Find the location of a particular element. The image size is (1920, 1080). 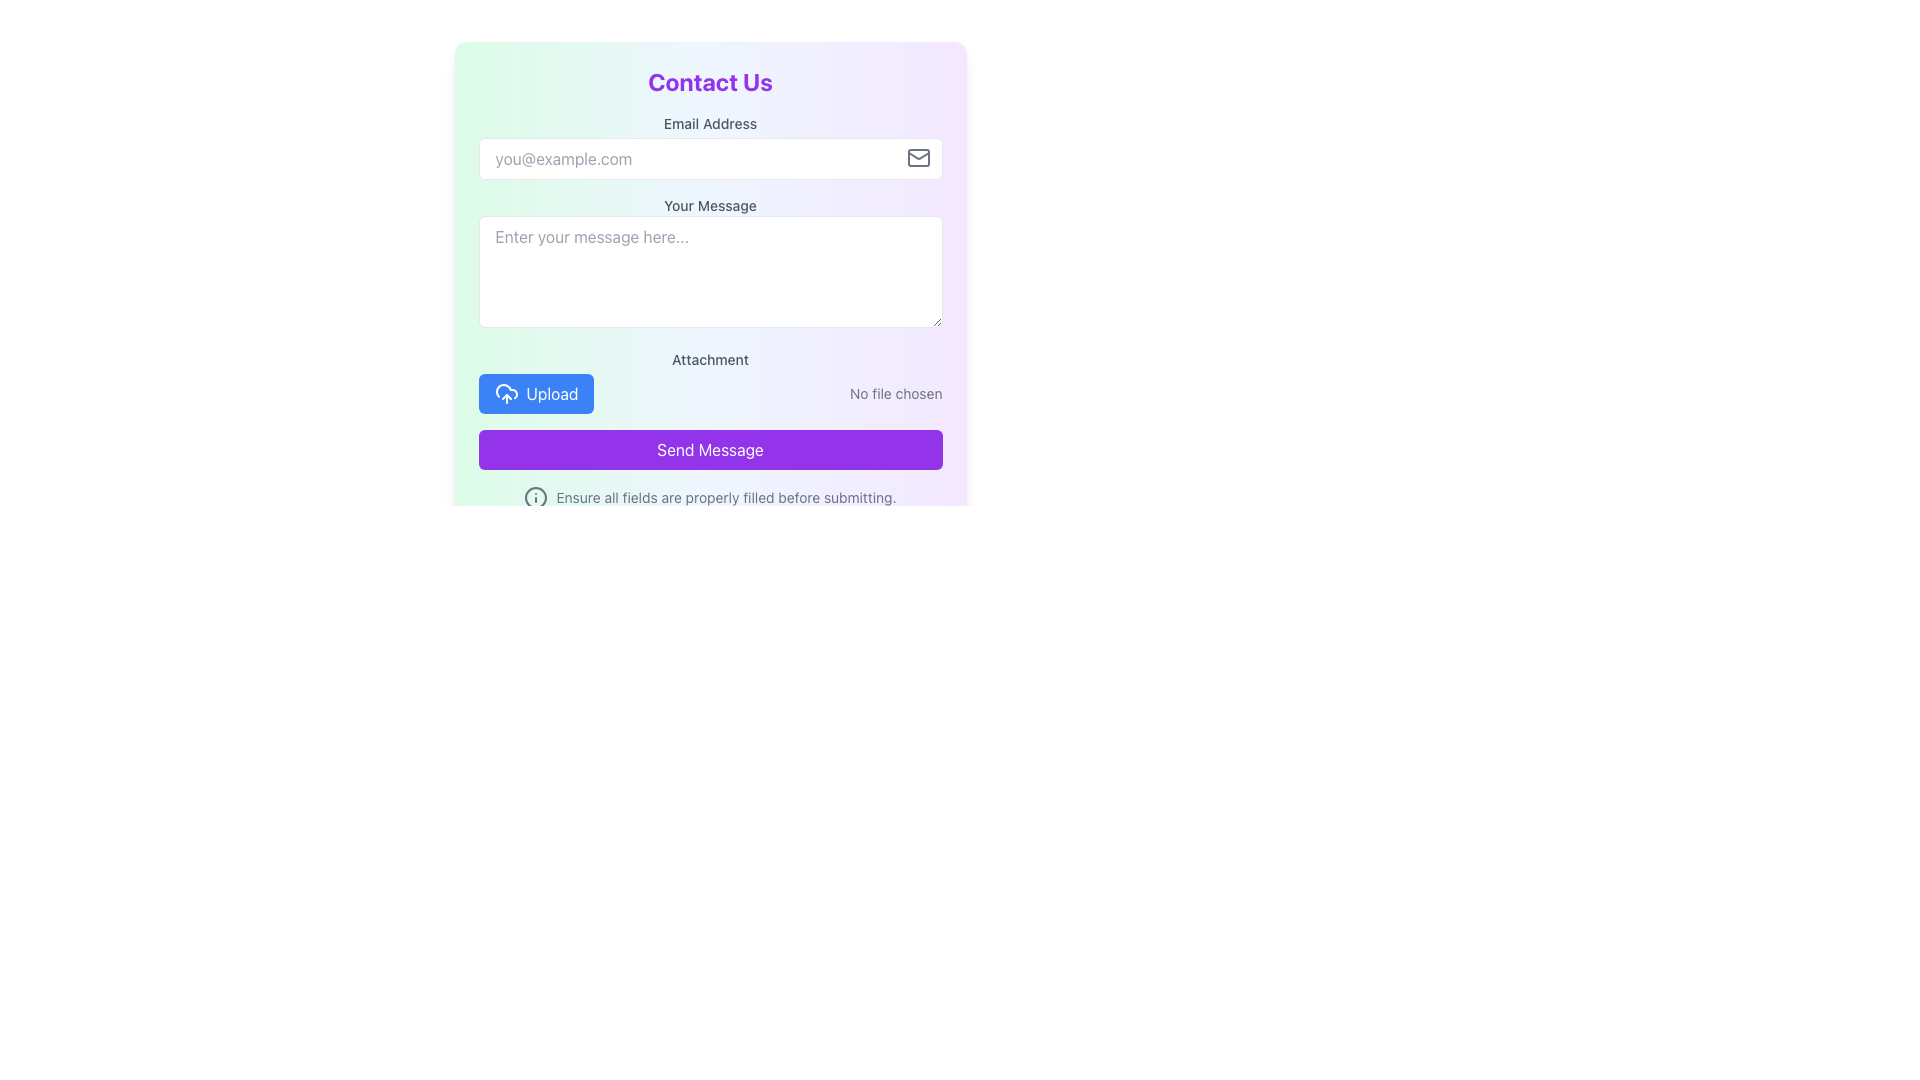

the text label element displaying 'No file chosen.' which is styled with gray font color and located to the right of the blue upload button is located at coordinates (895, 393).